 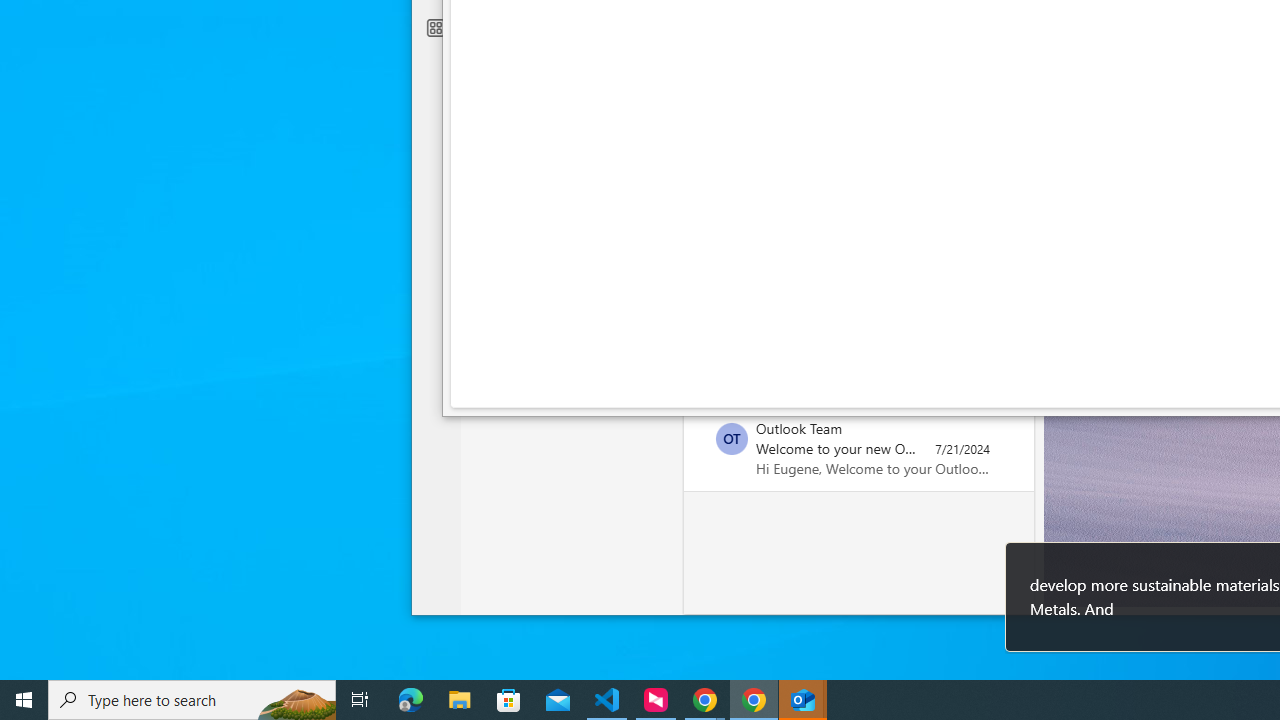 I want to click on 'Outlook (new) - 2 running windows', so click(x=803, y=698).